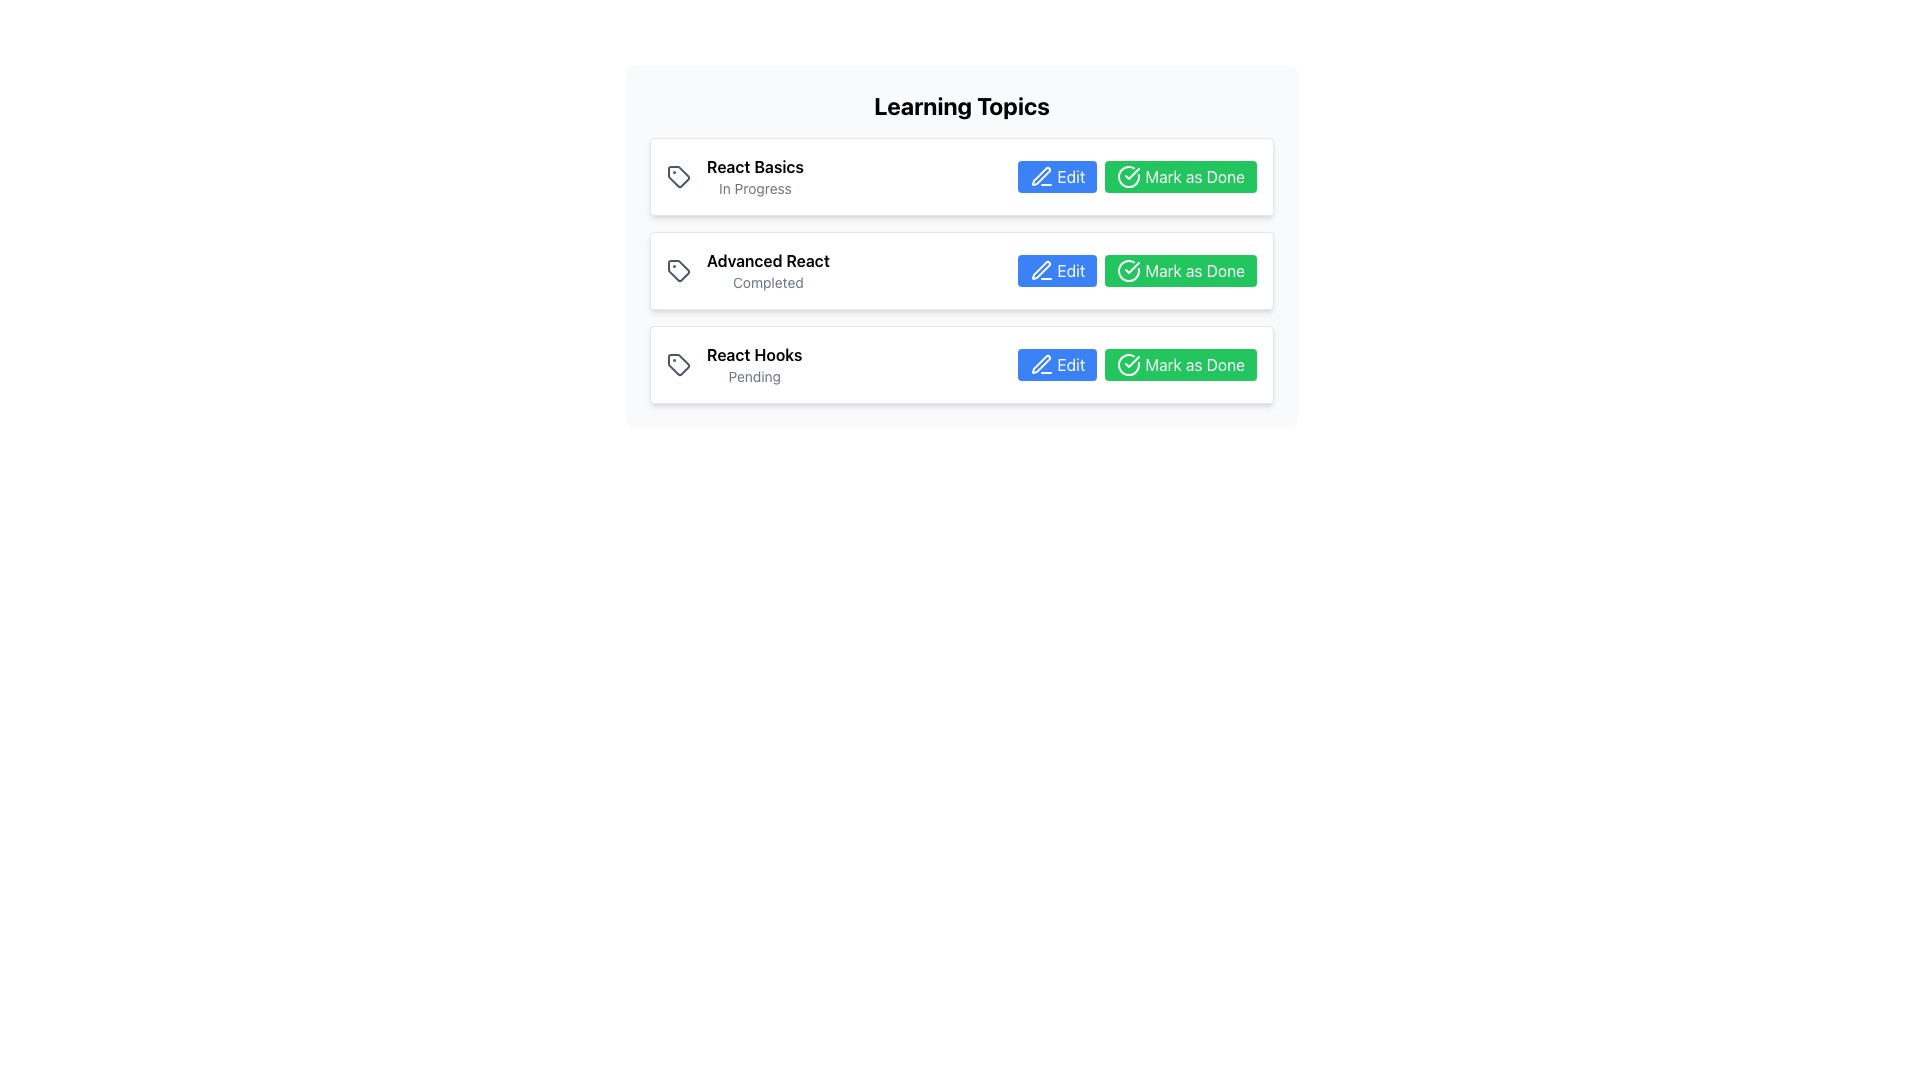 This screenshot has height=1080, width=1920. Describe the element at coordinates (1181, 176) in the screenshot. I see `the 'Complete' button located to the right of the 'Edit' button` at that location.